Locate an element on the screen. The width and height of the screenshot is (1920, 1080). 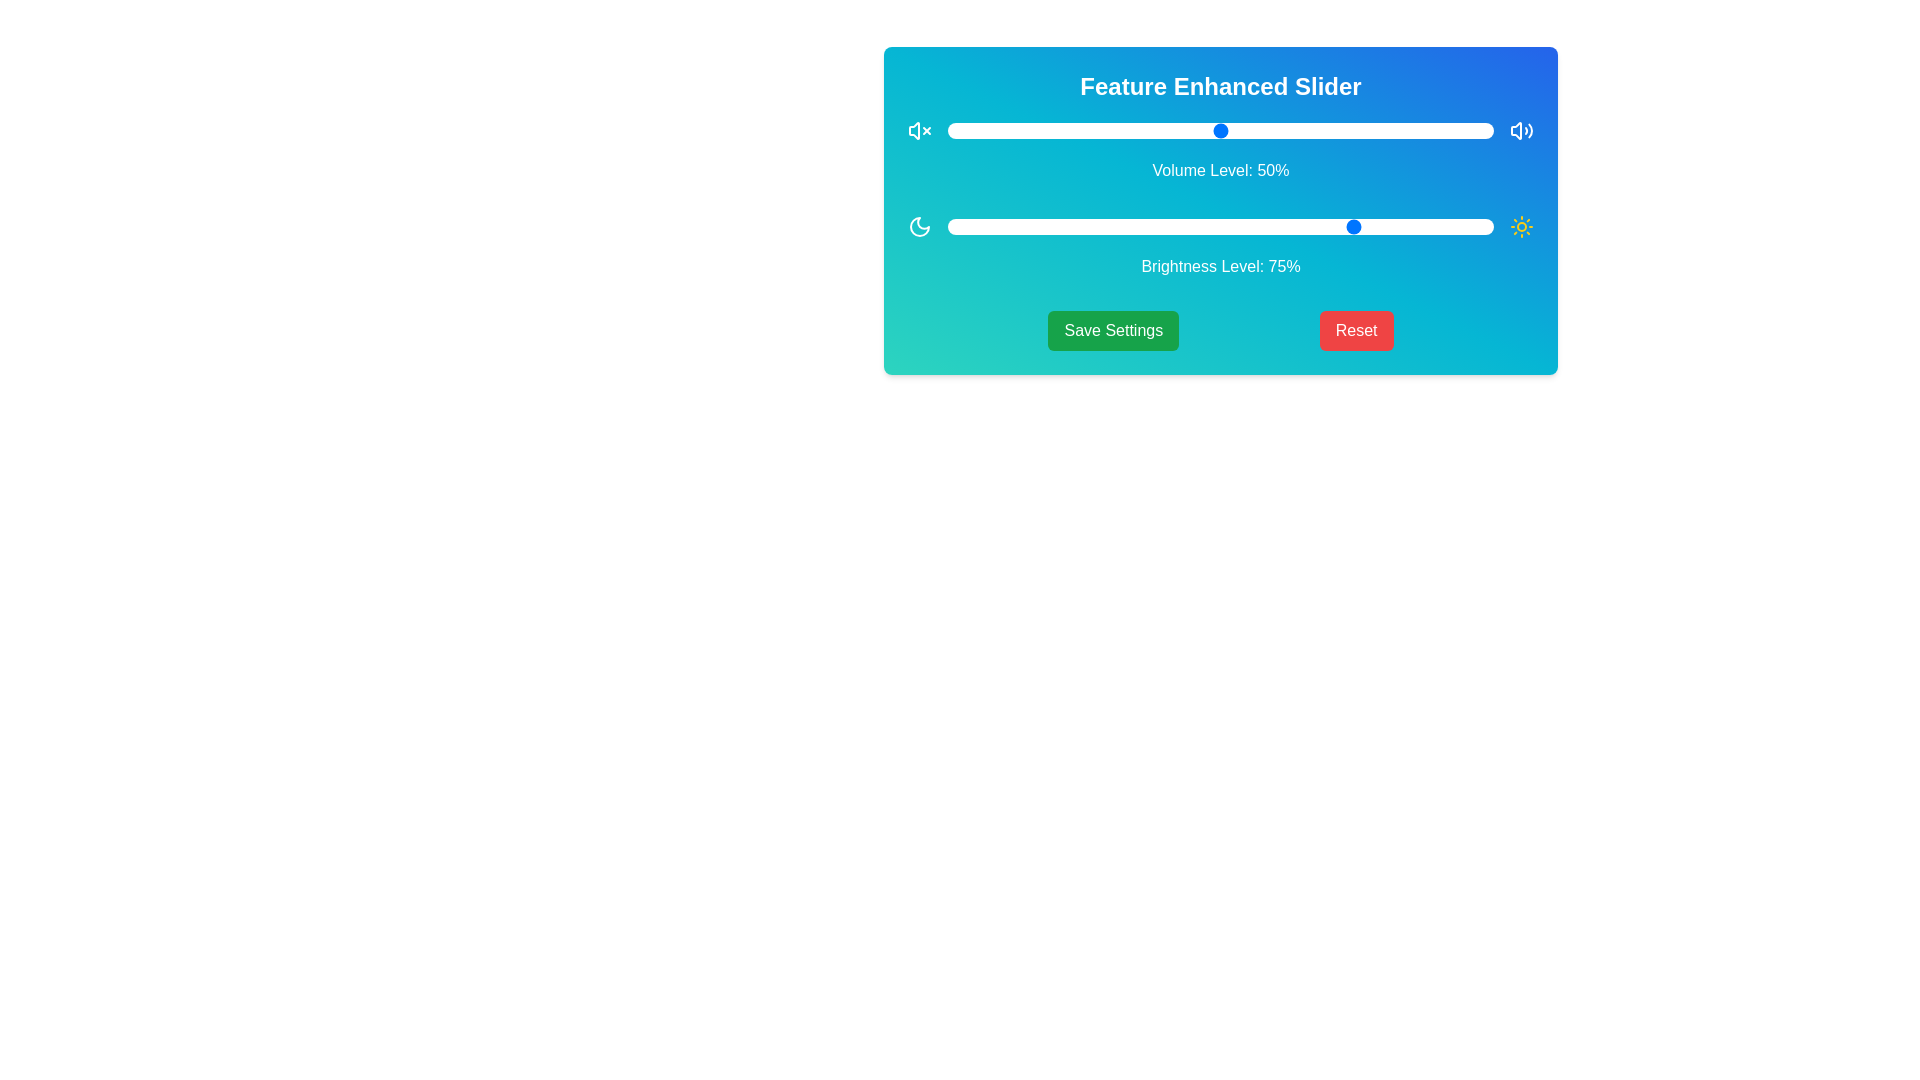
the slider value is located at coordinates (1483, 131).